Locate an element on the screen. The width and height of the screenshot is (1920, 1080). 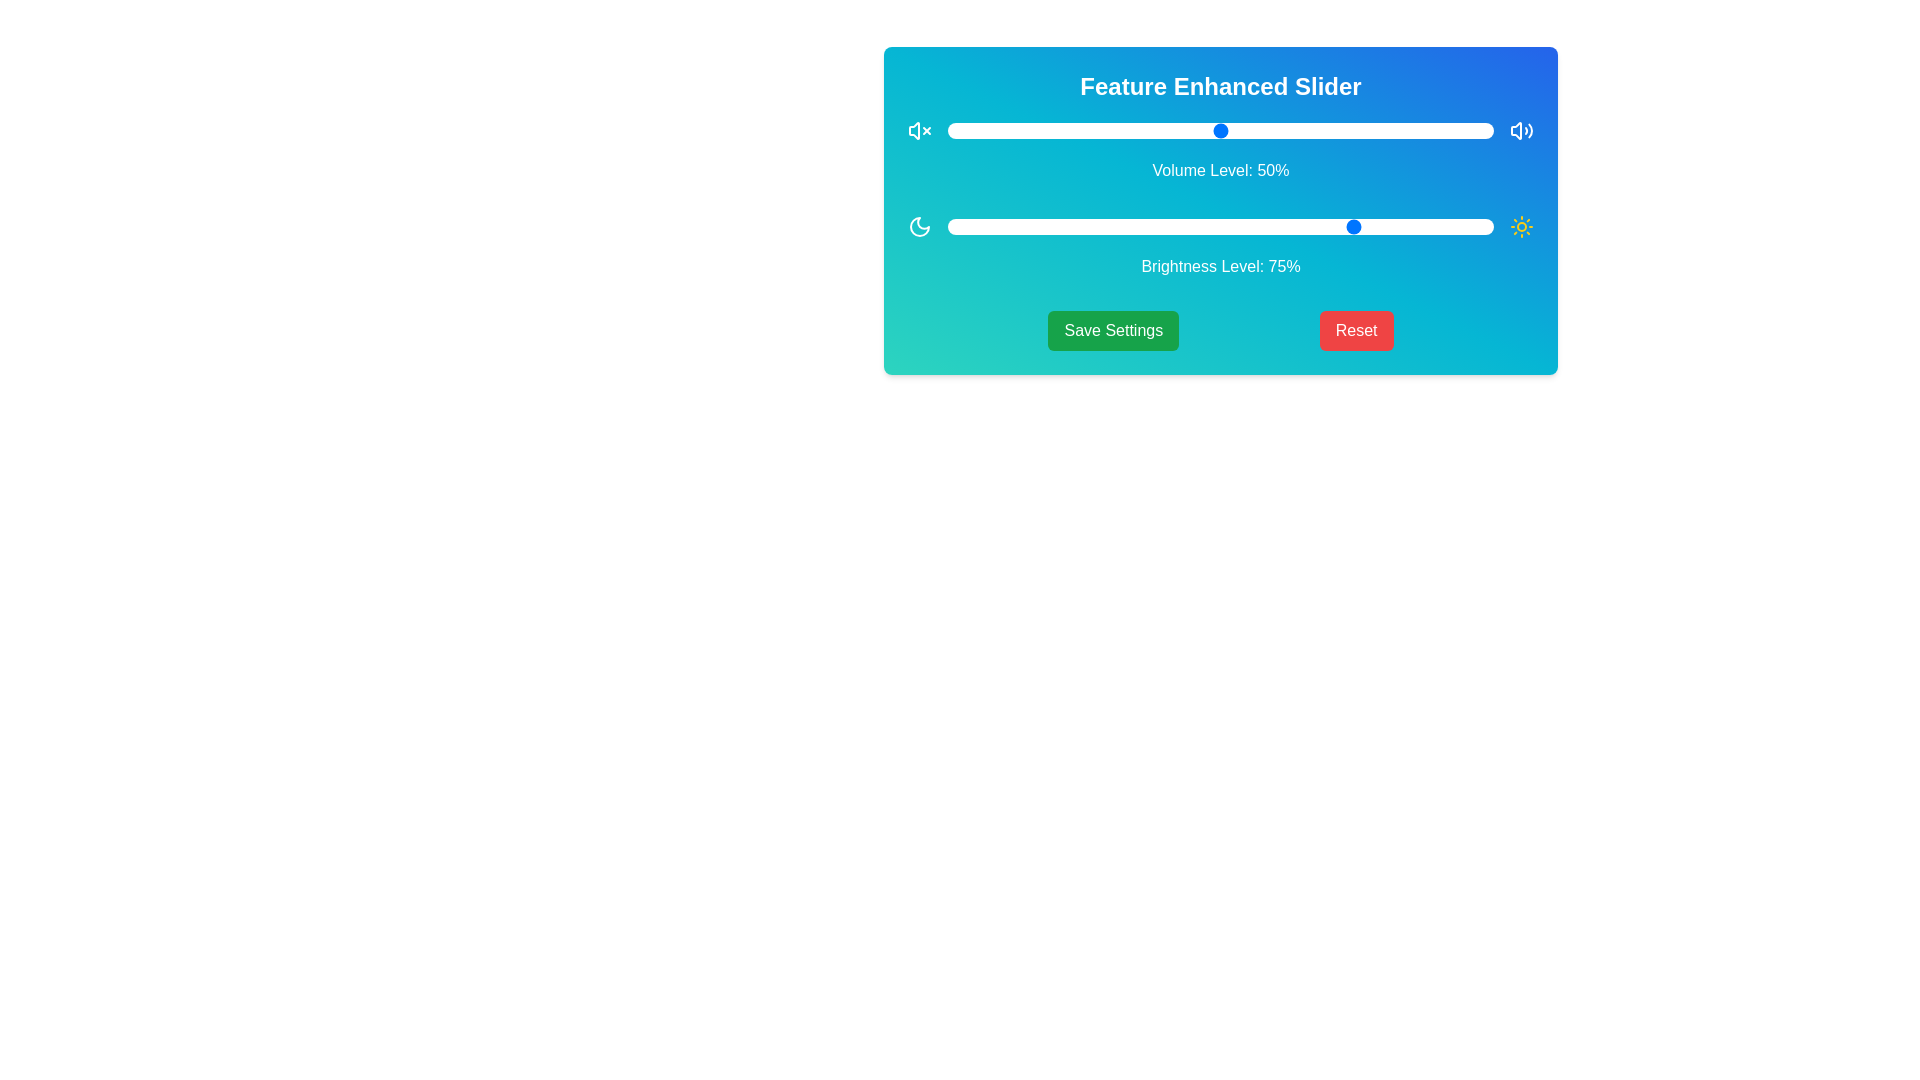
the slider value is located at coordinates (1483, 131).